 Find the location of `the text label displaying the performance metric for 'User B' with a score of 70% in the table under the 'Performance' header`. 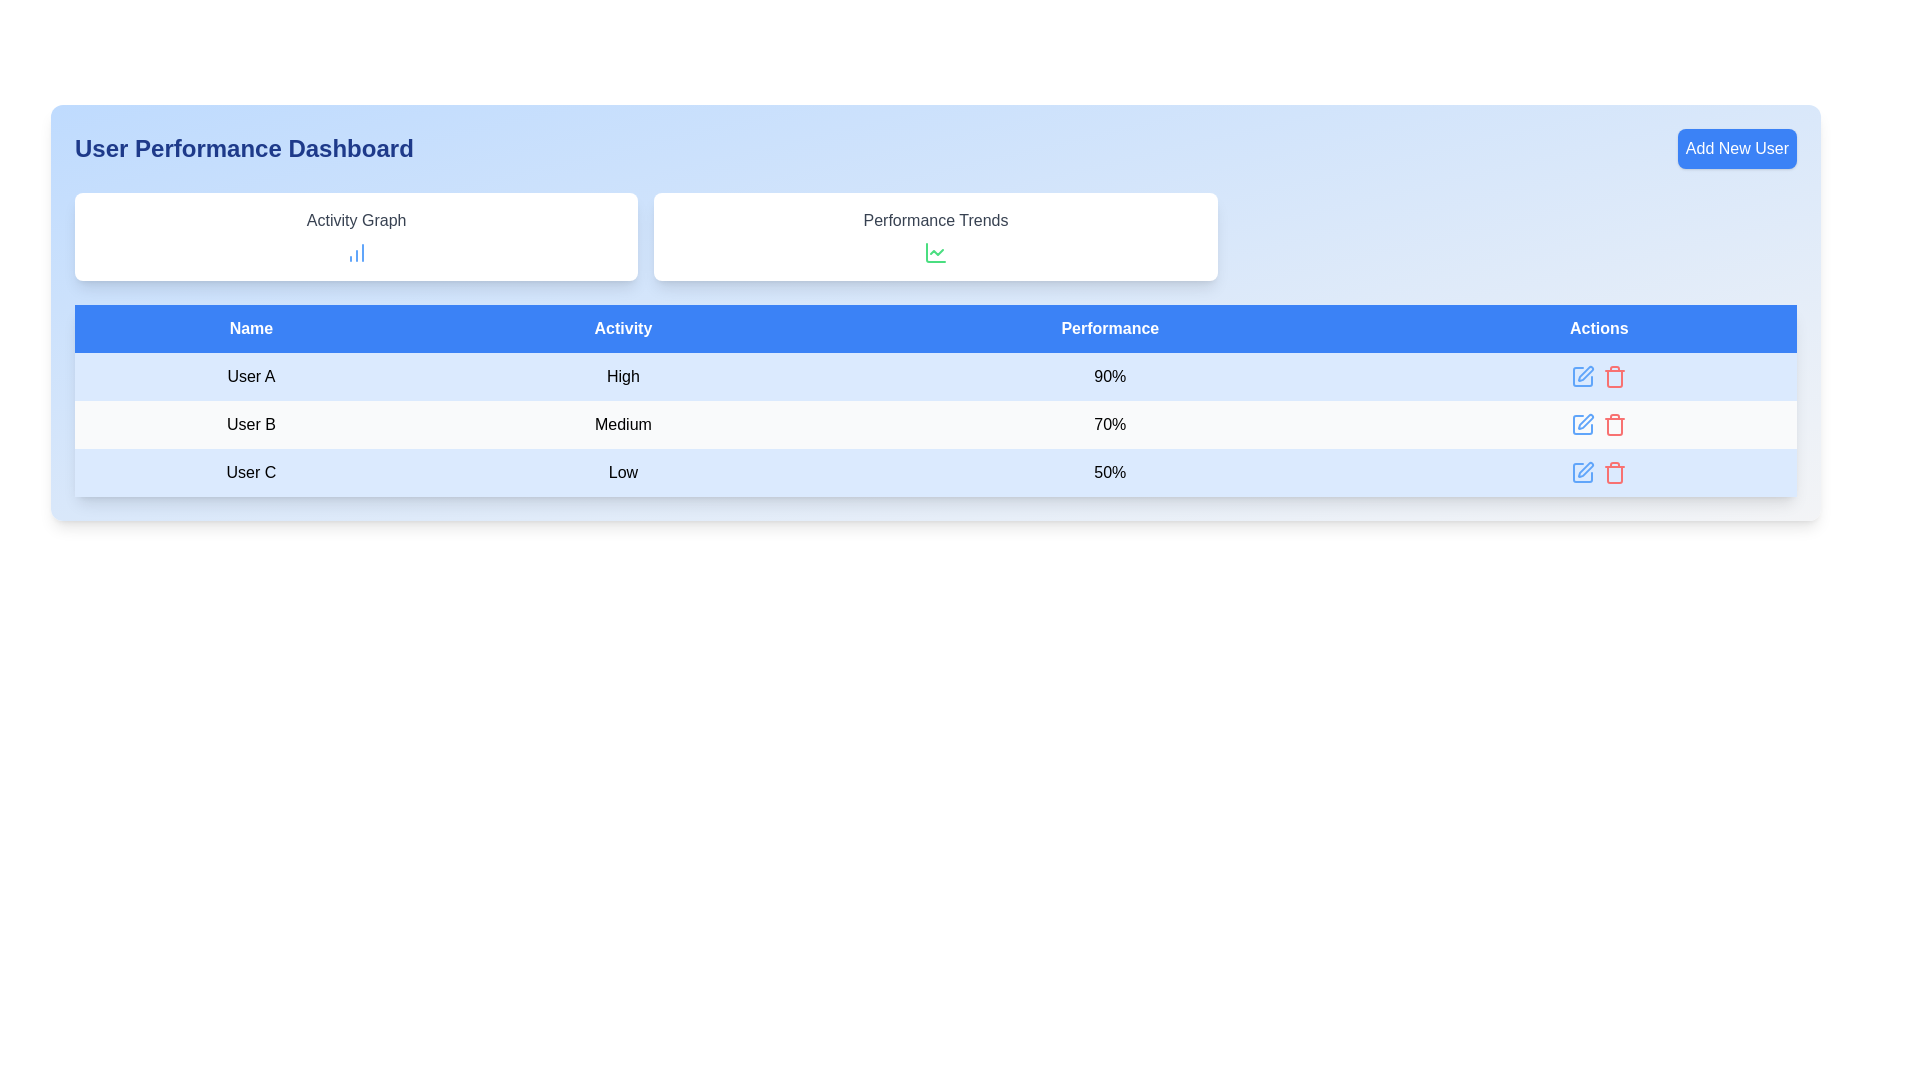

the text label displaying the performance metric for 'User B' with a score of 70% in the table under the 'Performance' header is located at coordinates (1109, 423).